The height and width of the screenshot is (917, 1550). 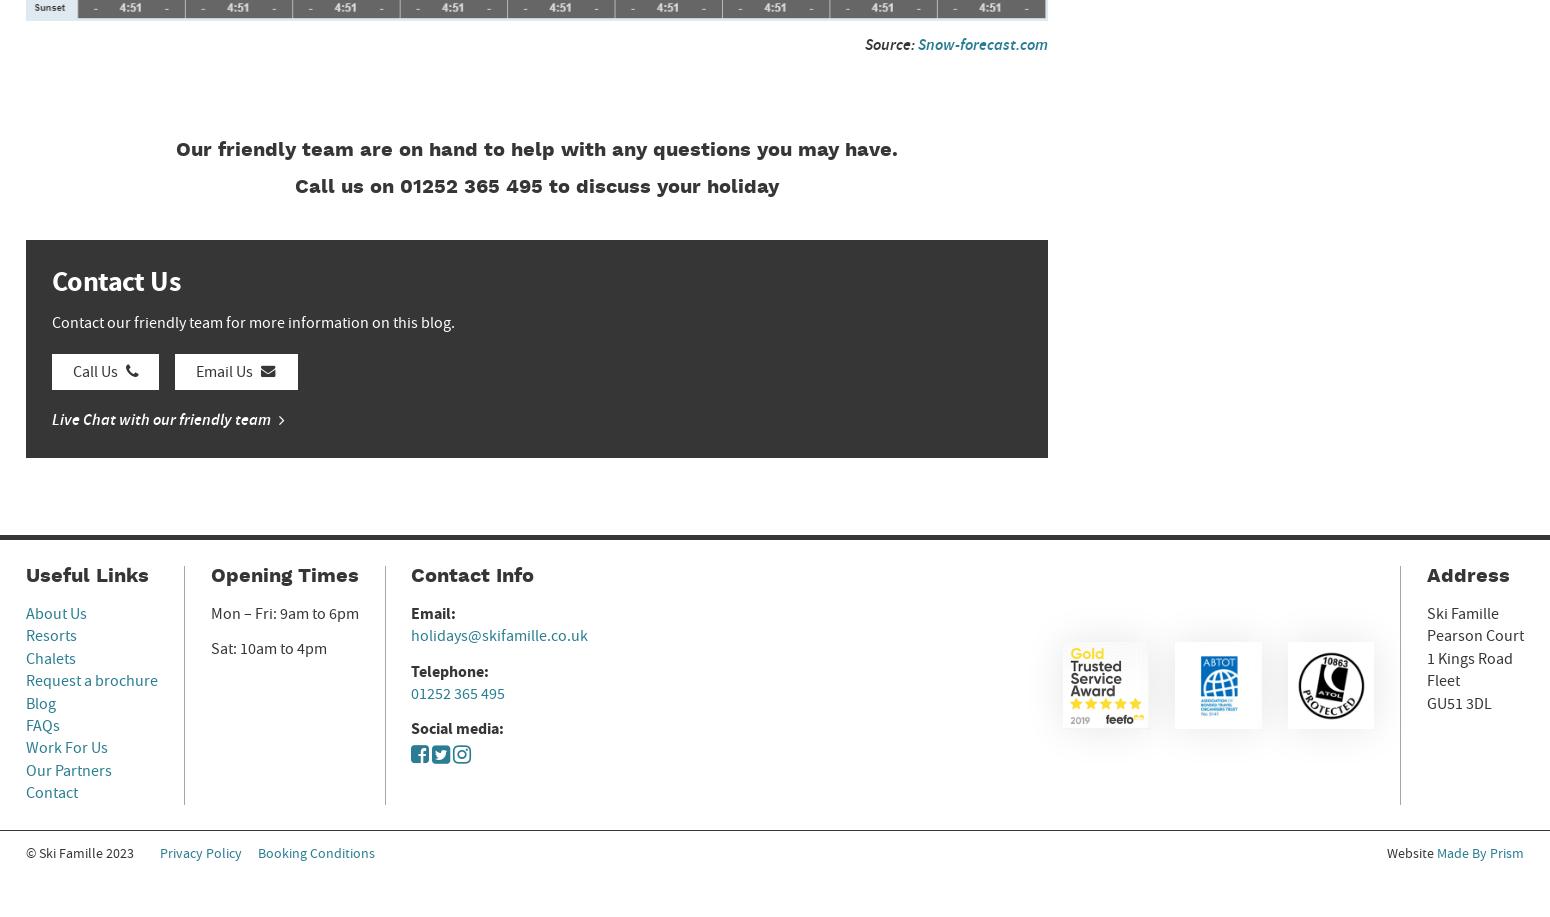 What do you see at coordinates (195, 371) in the screenshot?
I see `'Email Us'` at bounding box center [195, 371].